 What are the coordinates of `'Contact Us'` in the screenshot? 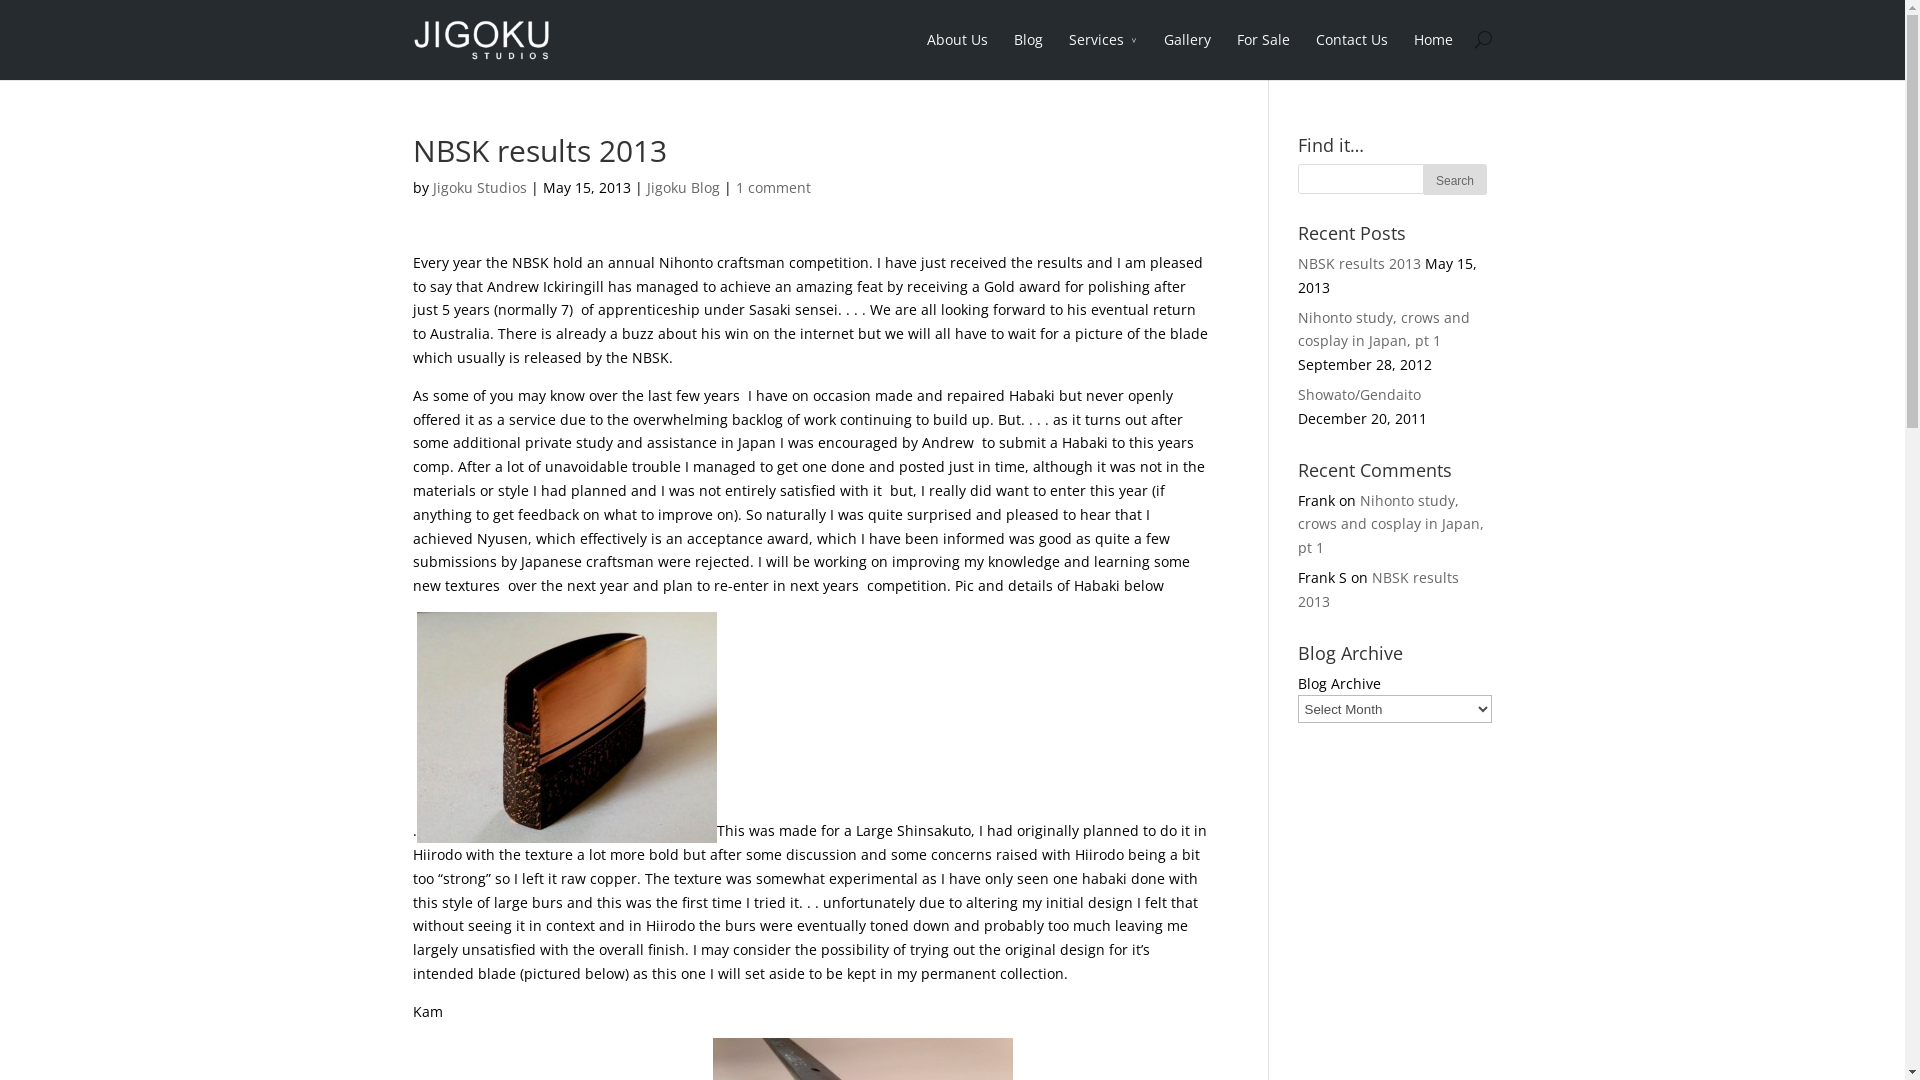 It's located at (1352, 53).